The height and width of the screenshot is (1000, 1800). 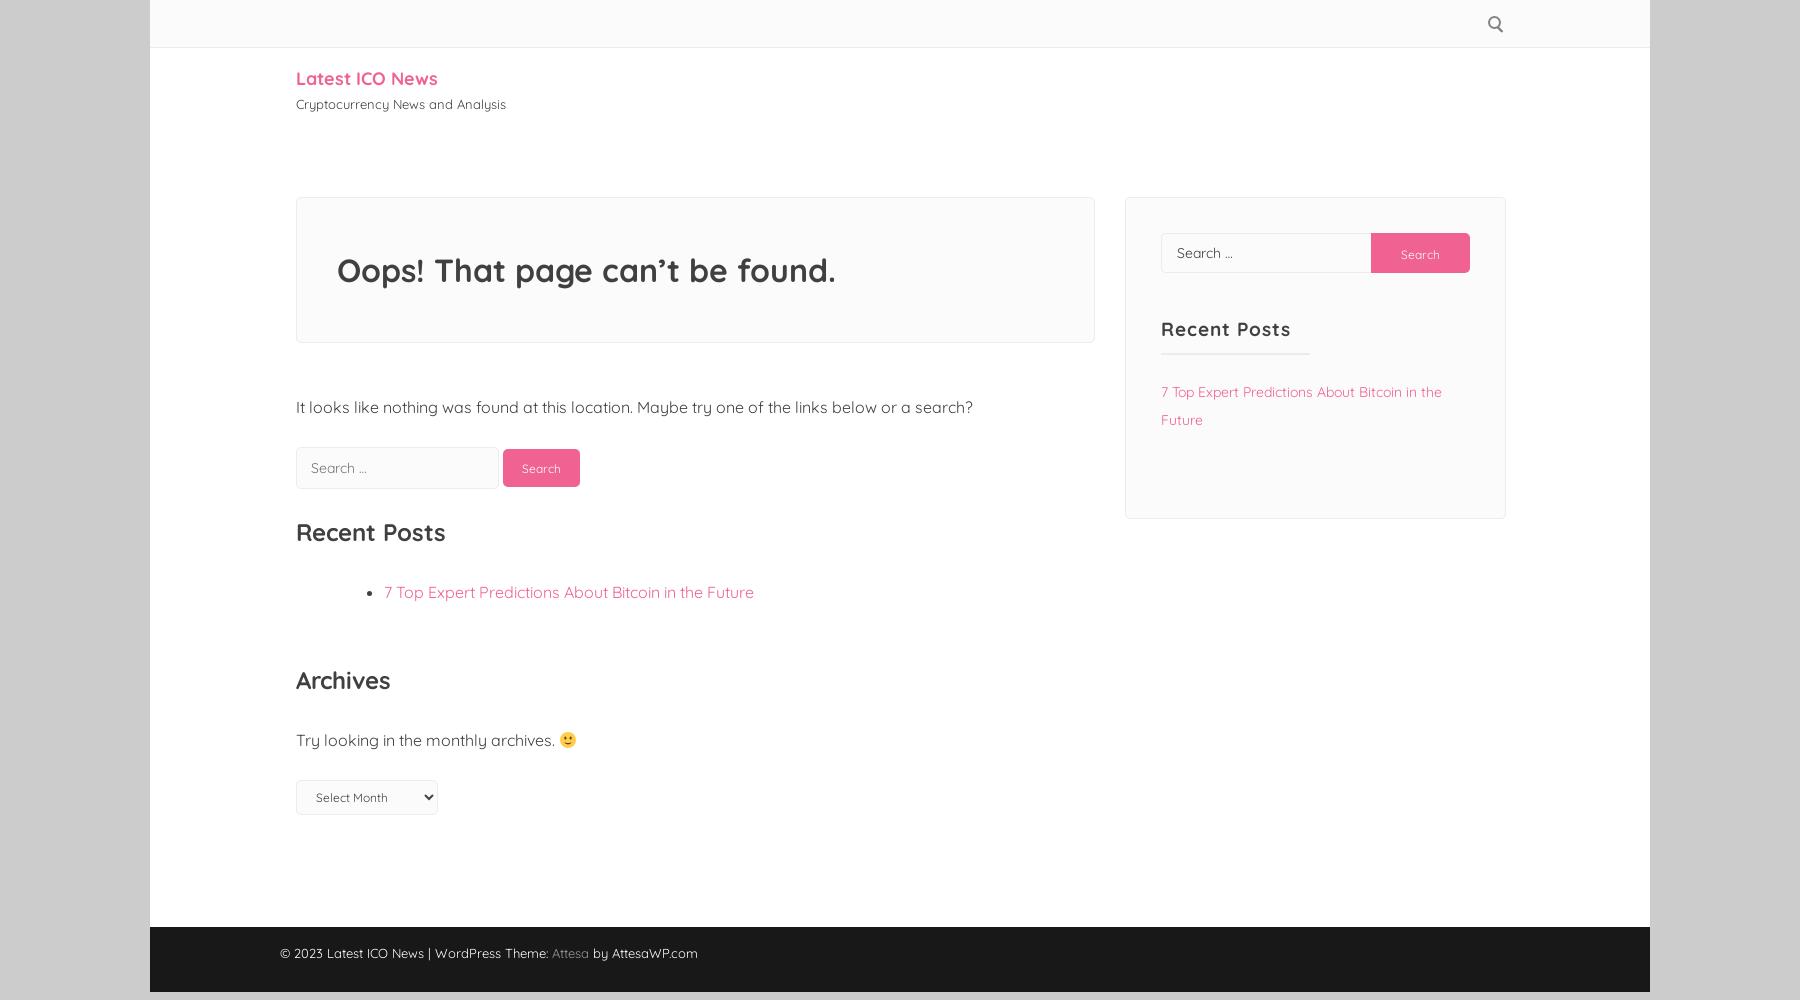 What do you see at coordinates (586, 270) in the screenshot?
I see `'Oops! That page can’t be found.'` at bounding box center [586, 270].